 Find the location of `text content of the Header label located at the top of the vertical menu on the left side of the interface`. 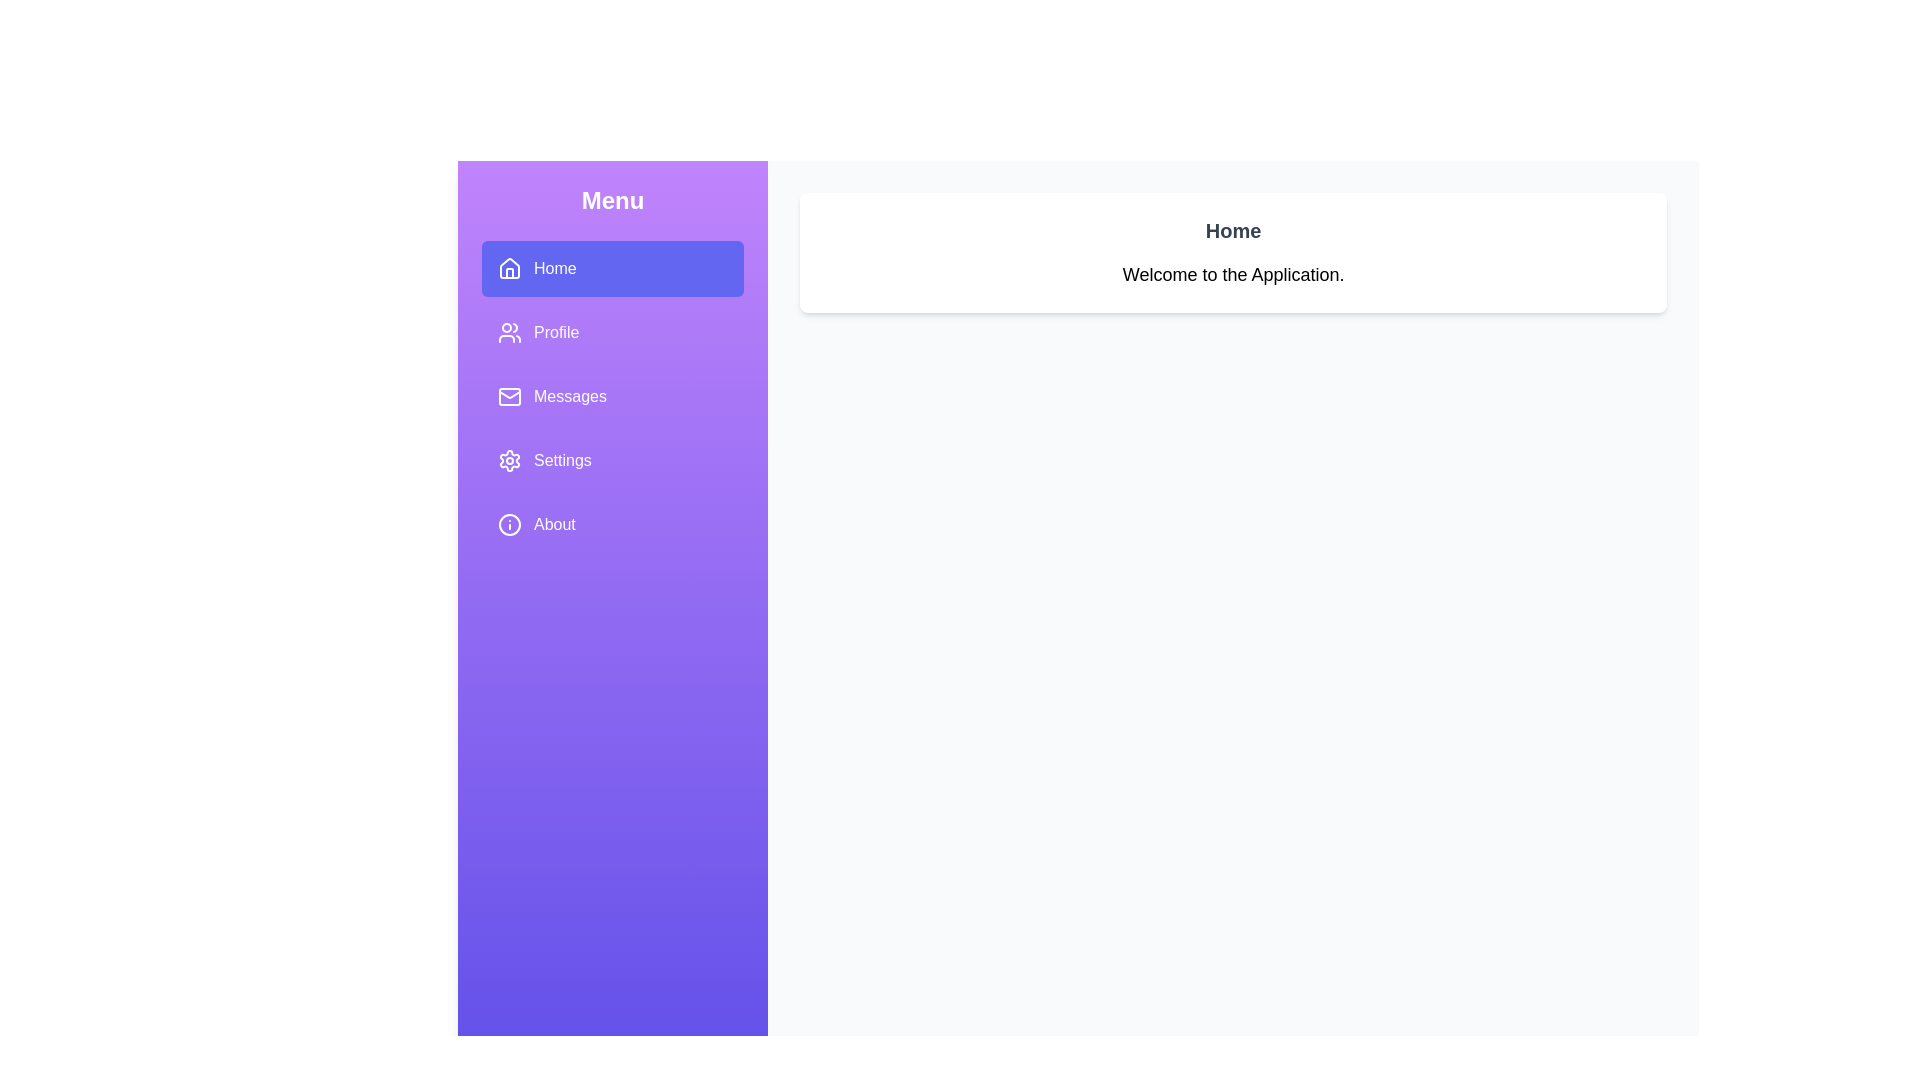

text content of the Header label located at the top of the vertical menu on the left side of the interface is located at coordinates (612, 200).